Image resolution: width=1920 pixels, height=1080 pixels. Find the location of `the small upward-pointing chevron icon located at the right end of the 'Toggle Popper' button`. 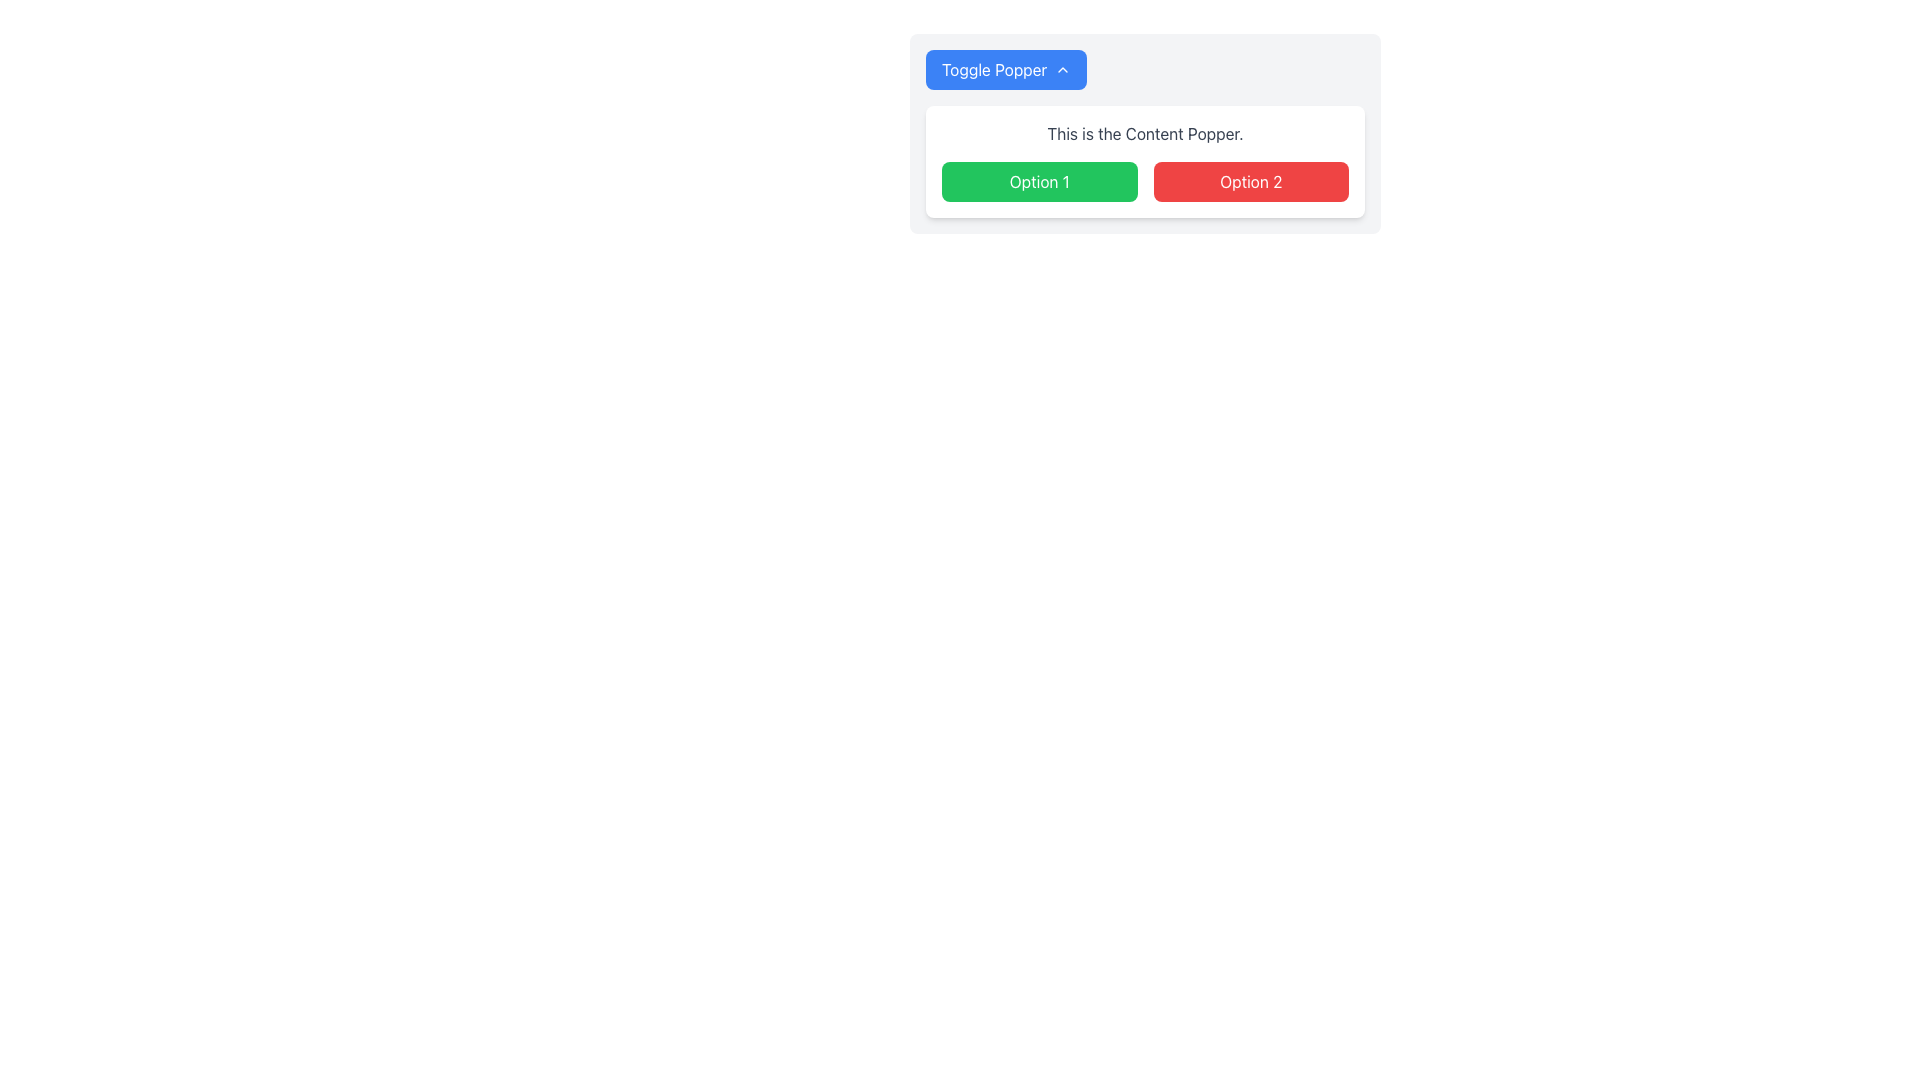

the small upward-pointing chevron icon located at the right end of the 'Toggle Popper' button is located at coordinates (1062, 68).